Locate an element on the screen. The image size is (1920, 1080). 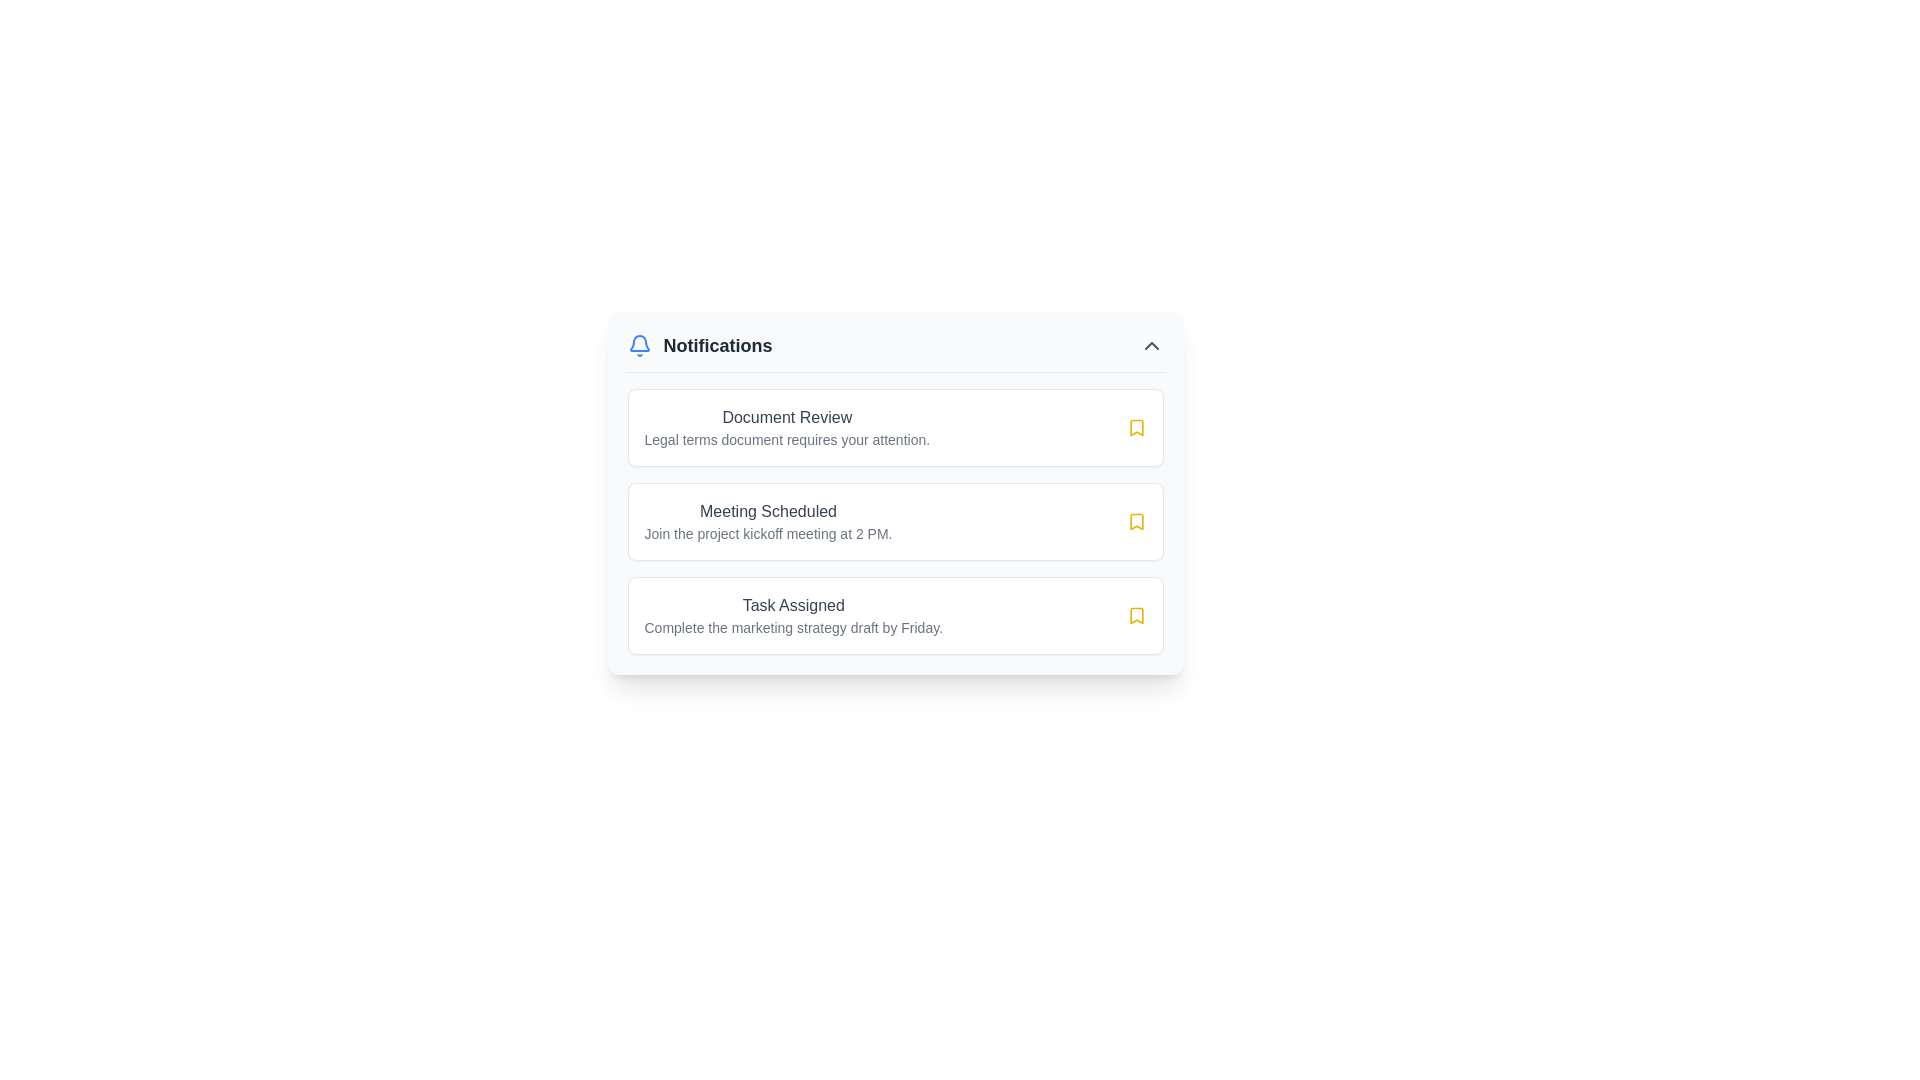
the bookmark icon located in the bottom-right corner of the 'Task Assigned' notification card is located at coordinates (1136, 615).